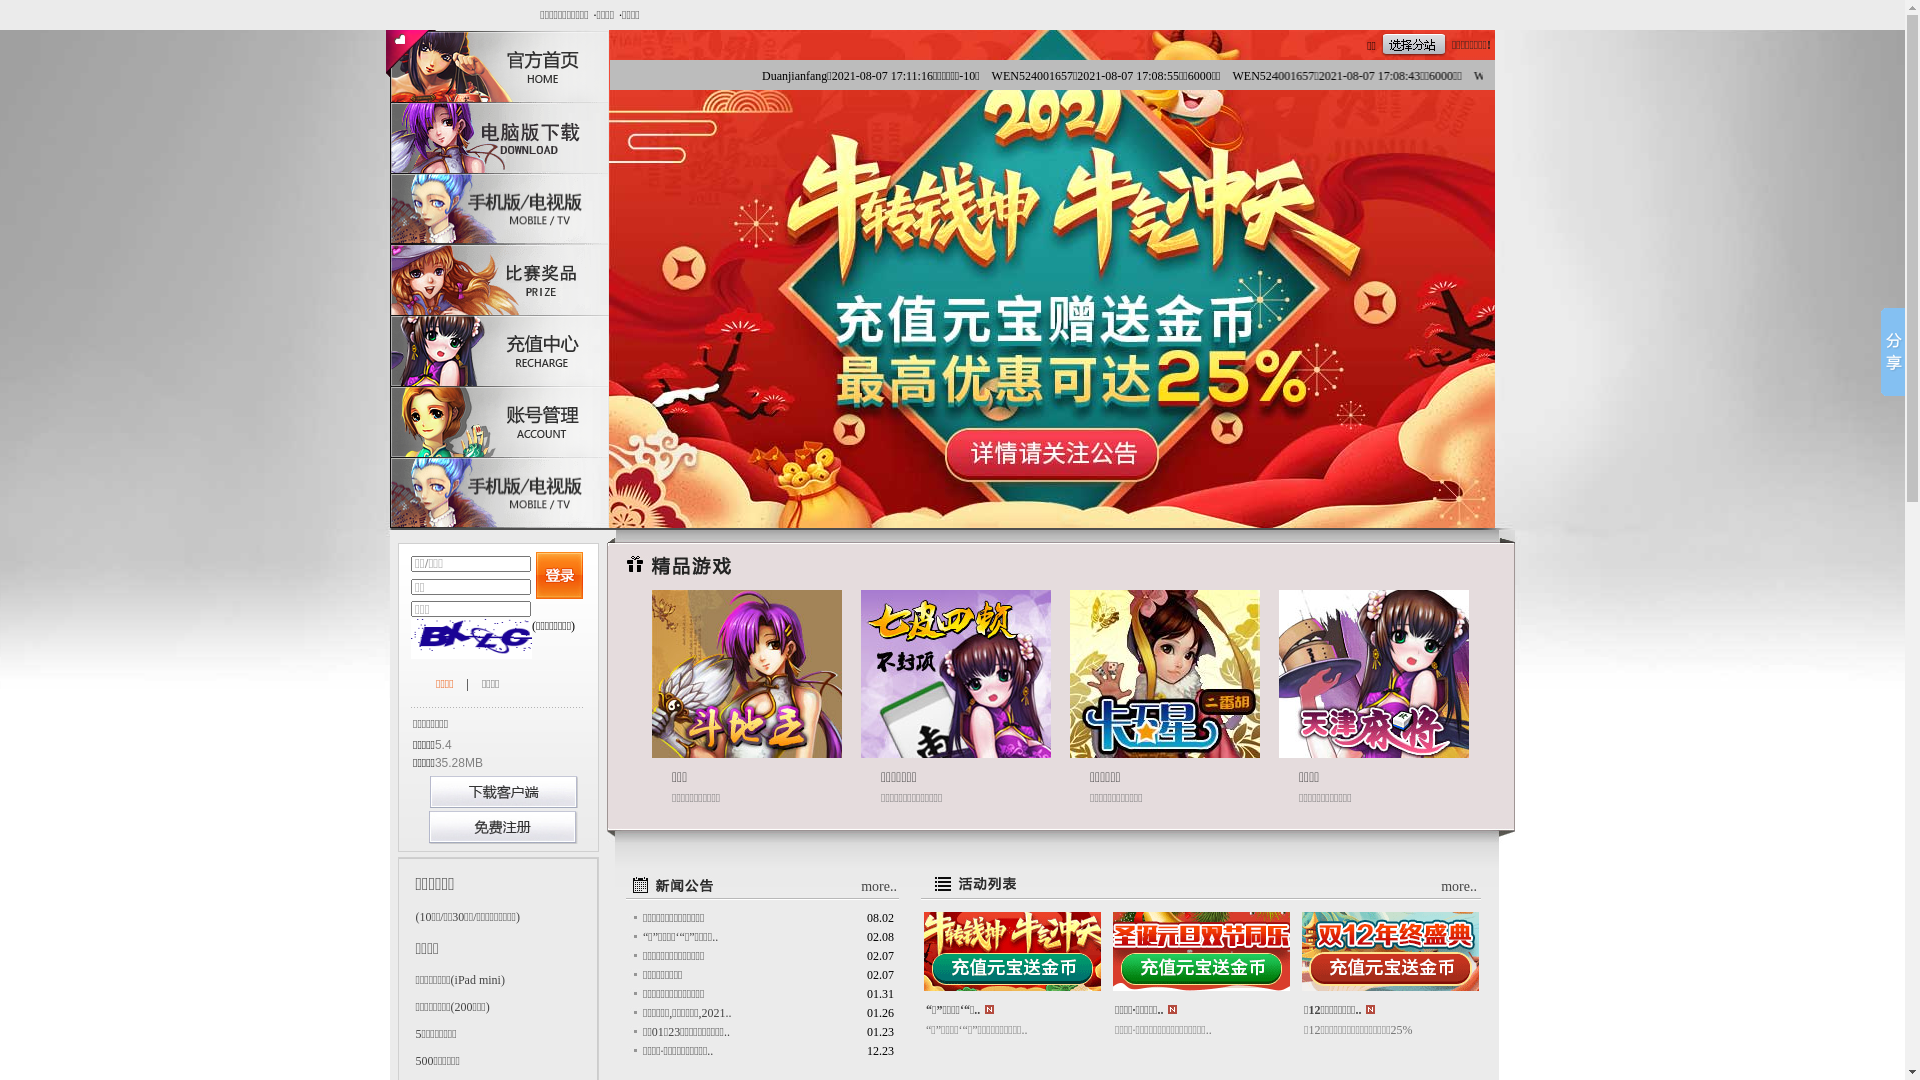  Describe the element at coordinates (1440, 885) in the screenshot. I see `'more..'` at that location.